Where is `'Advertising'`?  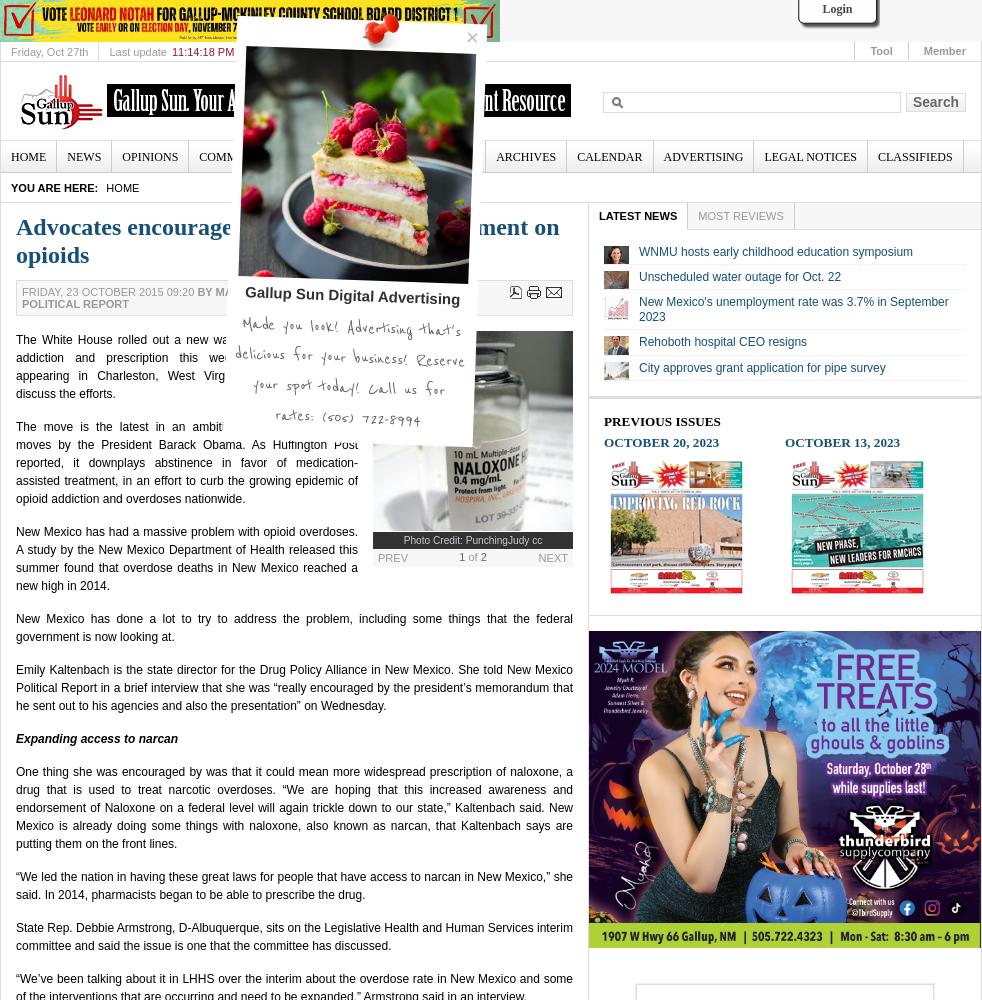
'Advertising' is located at coordinates (702, 157).